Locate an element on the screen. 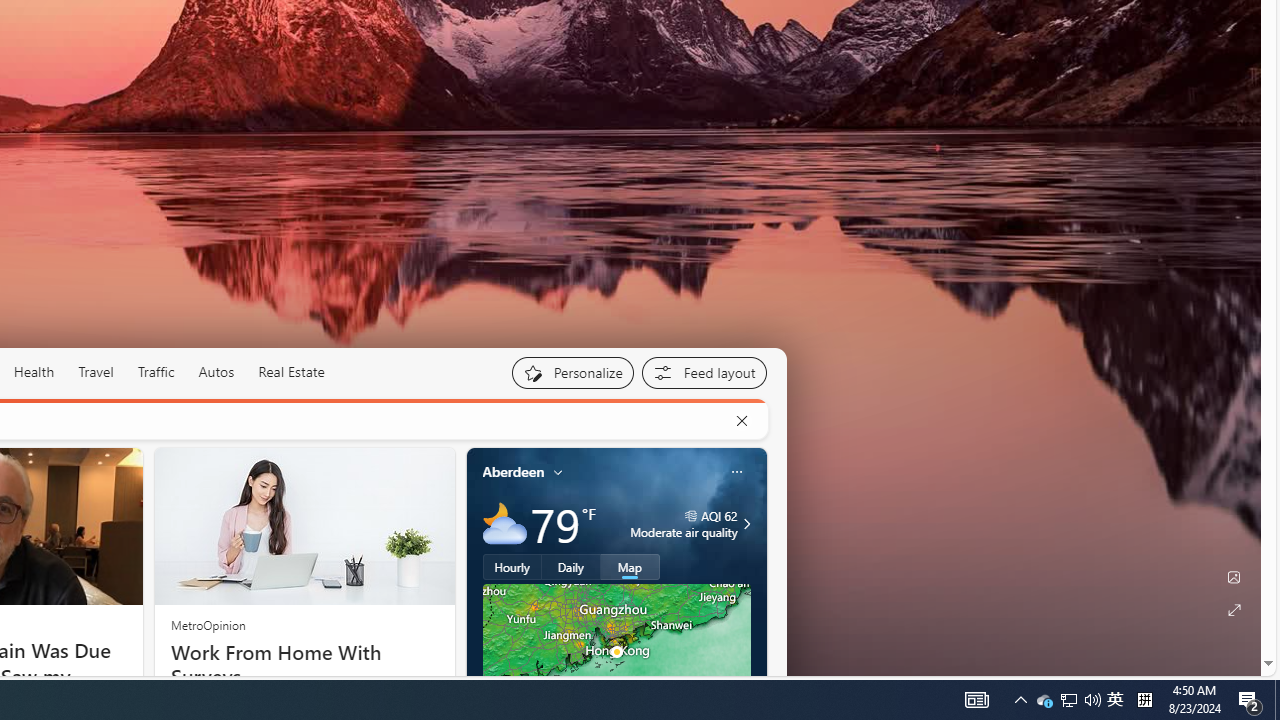 Image resolution: width=1280 pixels, height=720 pixels. 'Personalize your feed"' is located at coordinates (571, 372).